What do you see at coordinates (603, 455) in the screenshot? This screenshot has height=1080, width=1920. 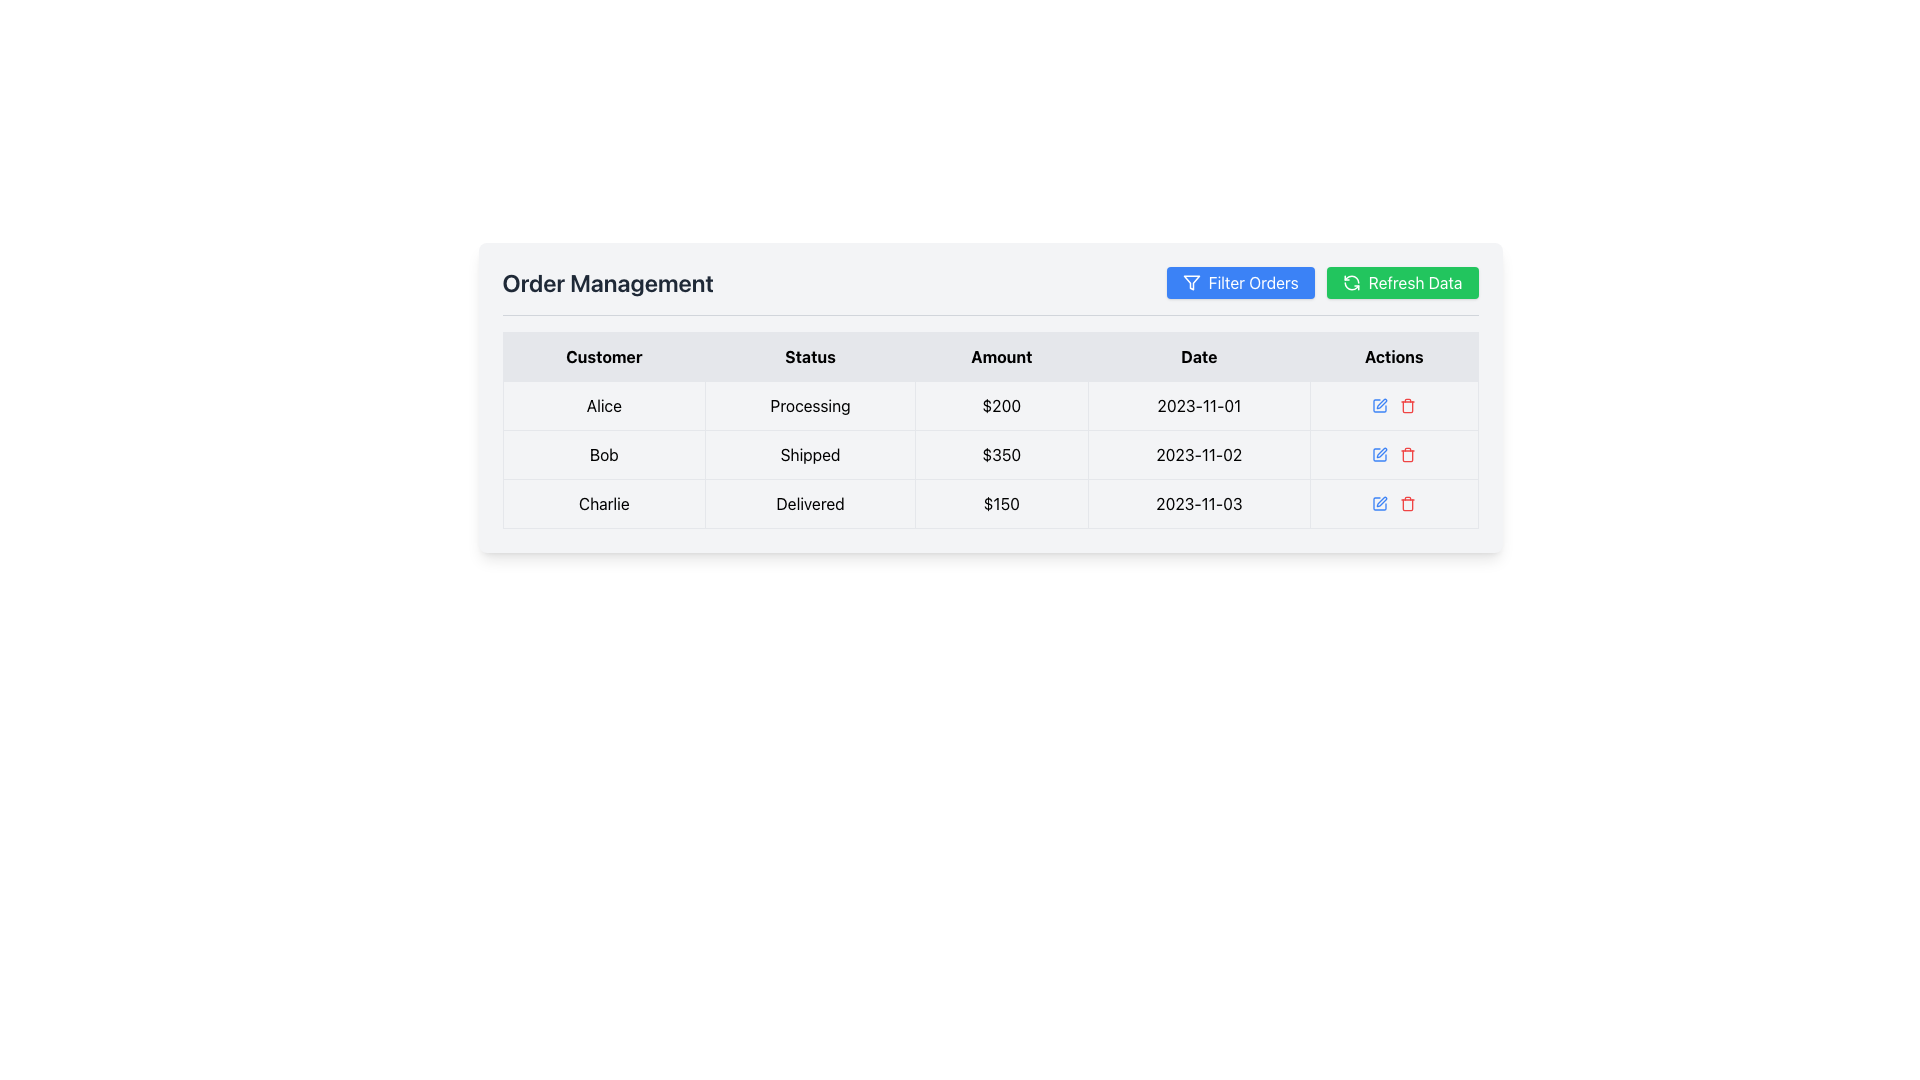 I see `the Text Label displaying 'Bob' in the 'Customer' column of the table, which is located in the second row between 'Alice' and 'Charlie'` at bounding box center [603, 455].